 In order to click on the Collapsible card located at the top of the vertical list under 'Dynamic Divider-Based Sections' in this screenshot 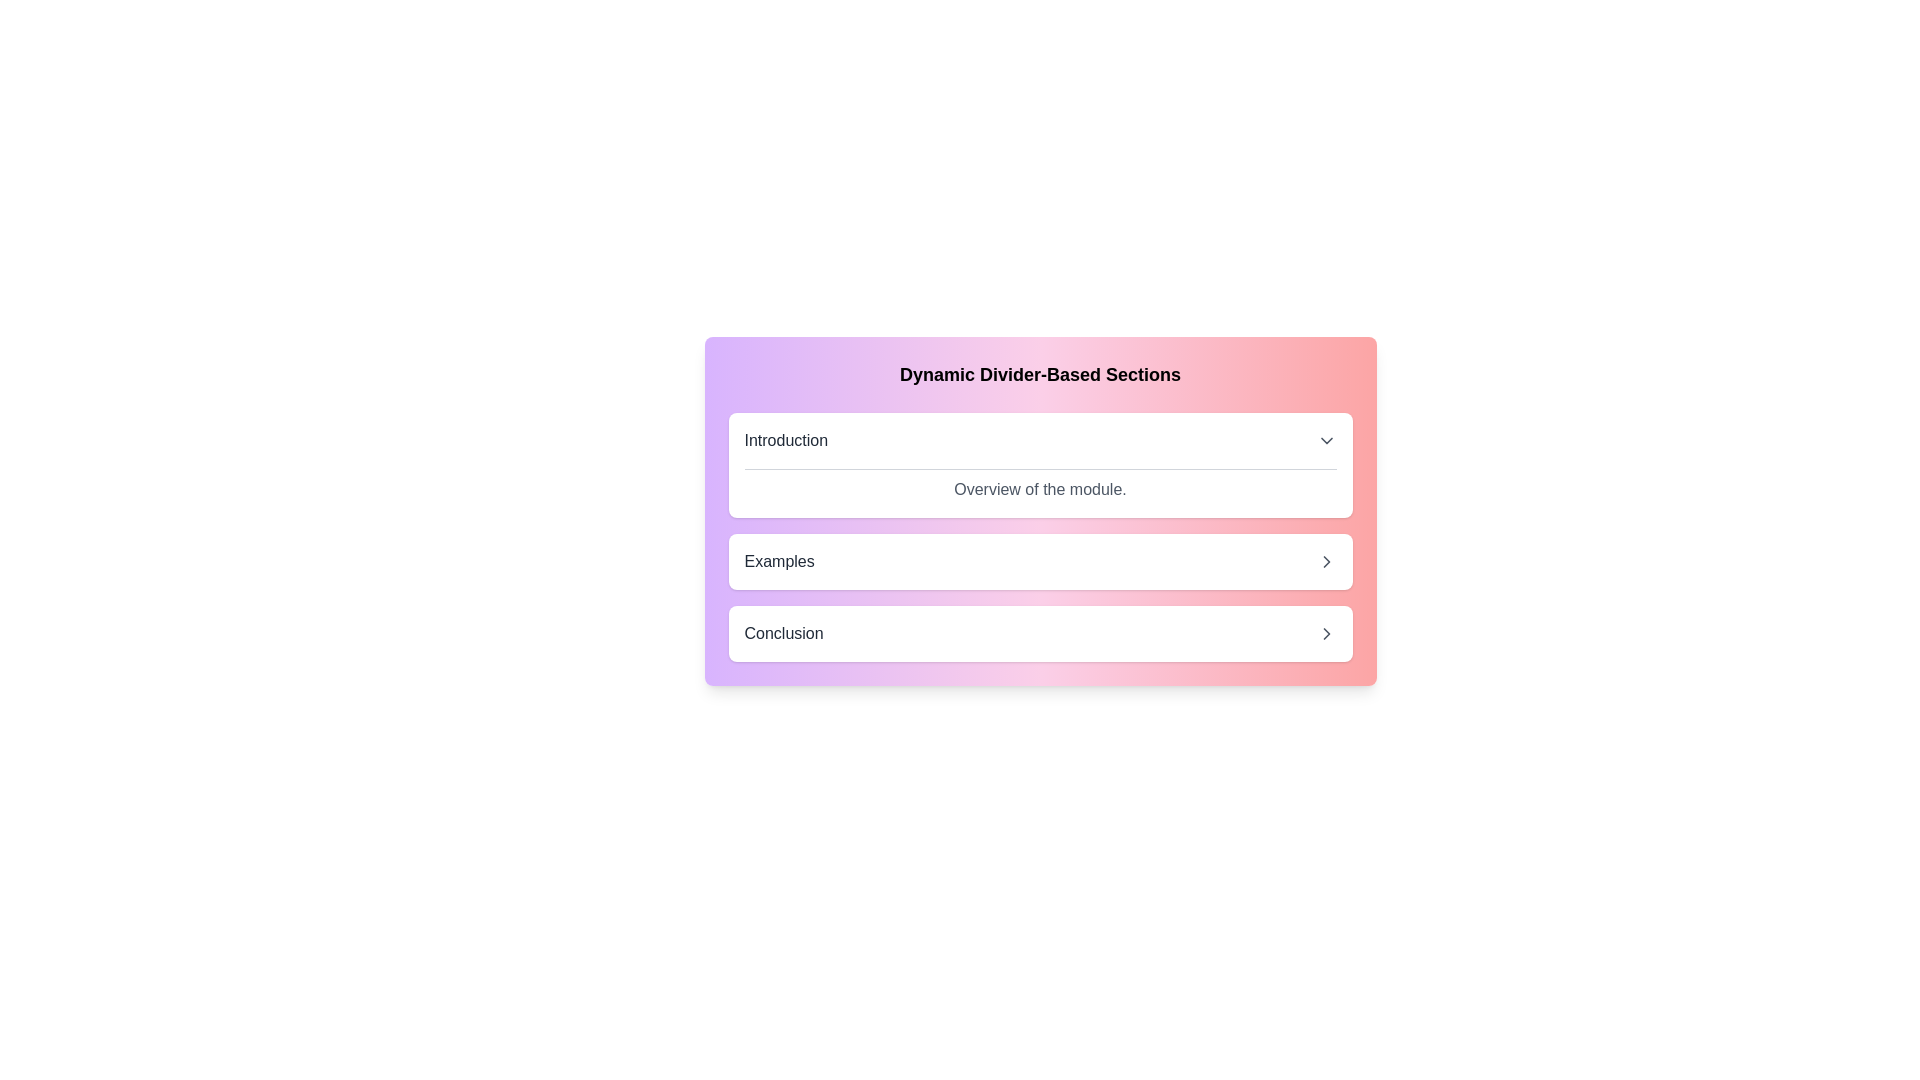, I will do `click(1040, 465)`.